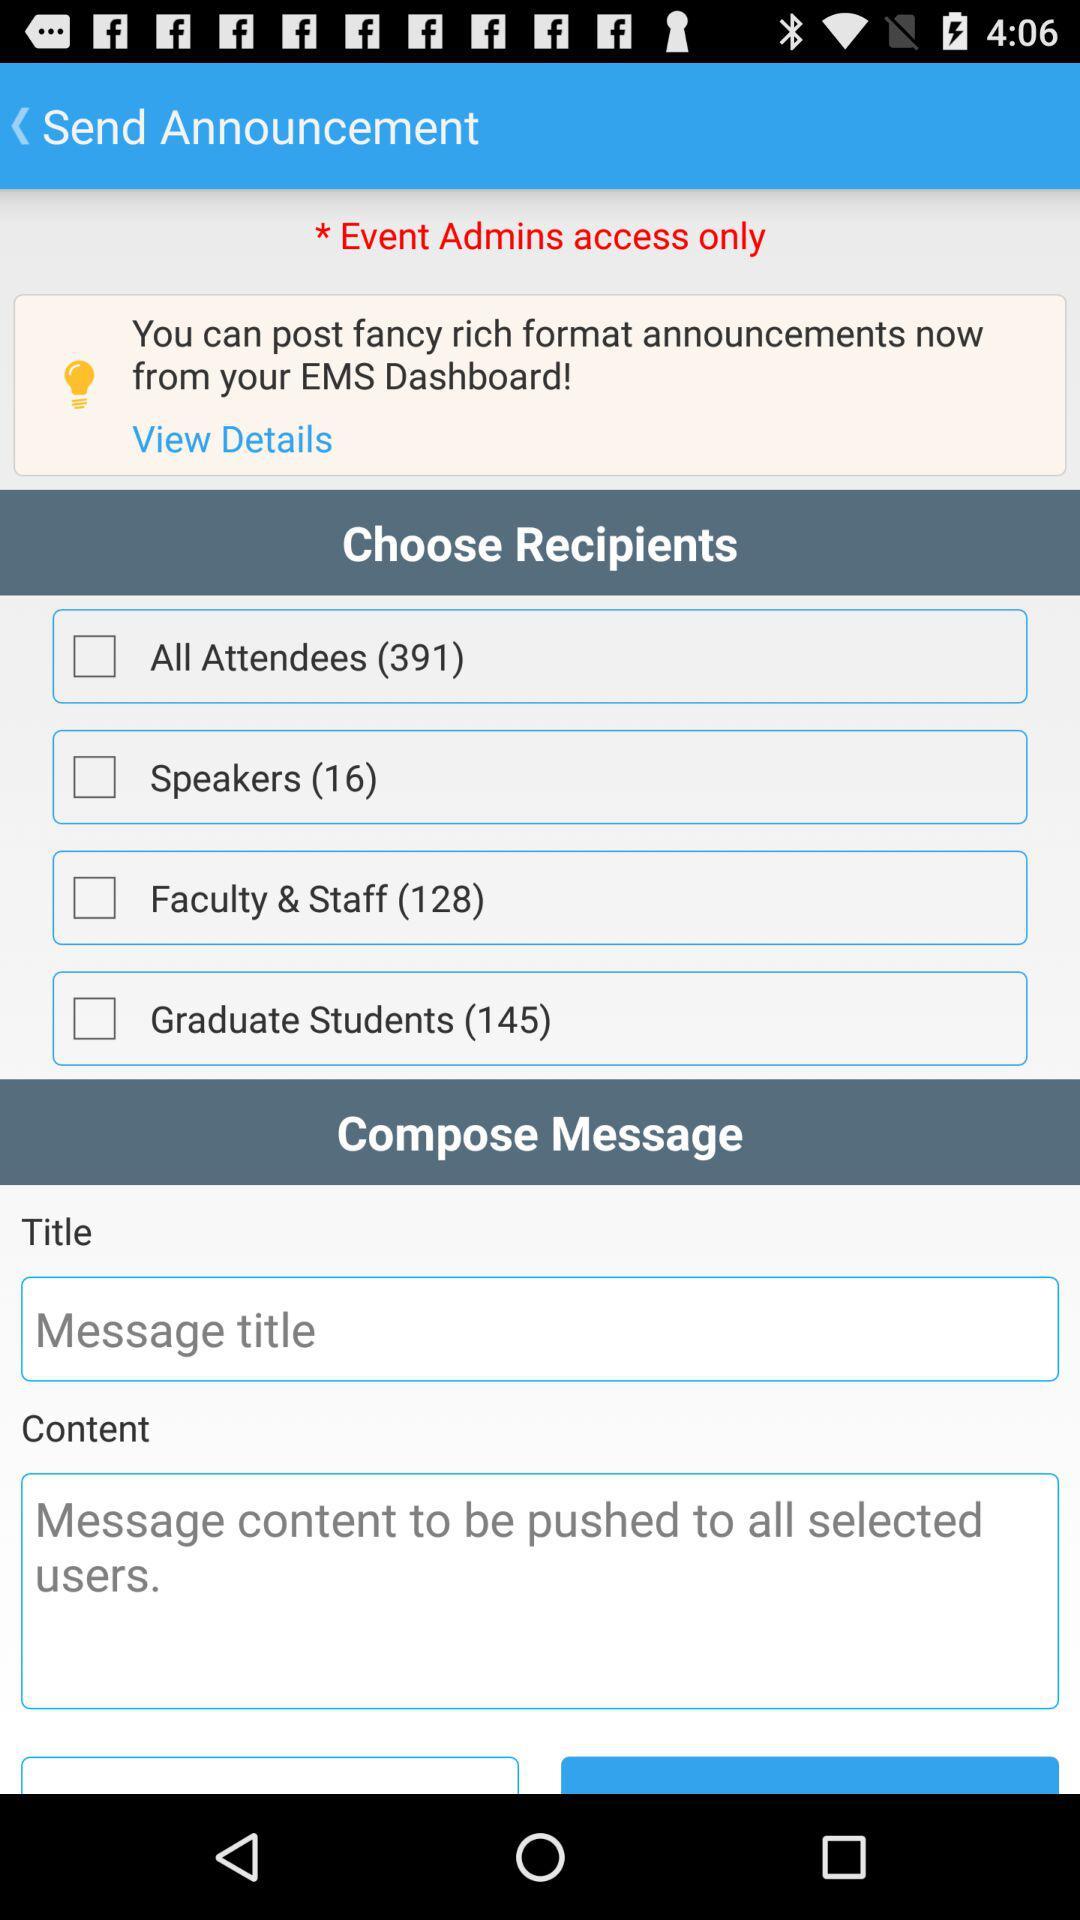  Describe the element at coordinates (94, 1018) in the screenshot. I see `item` at that location.